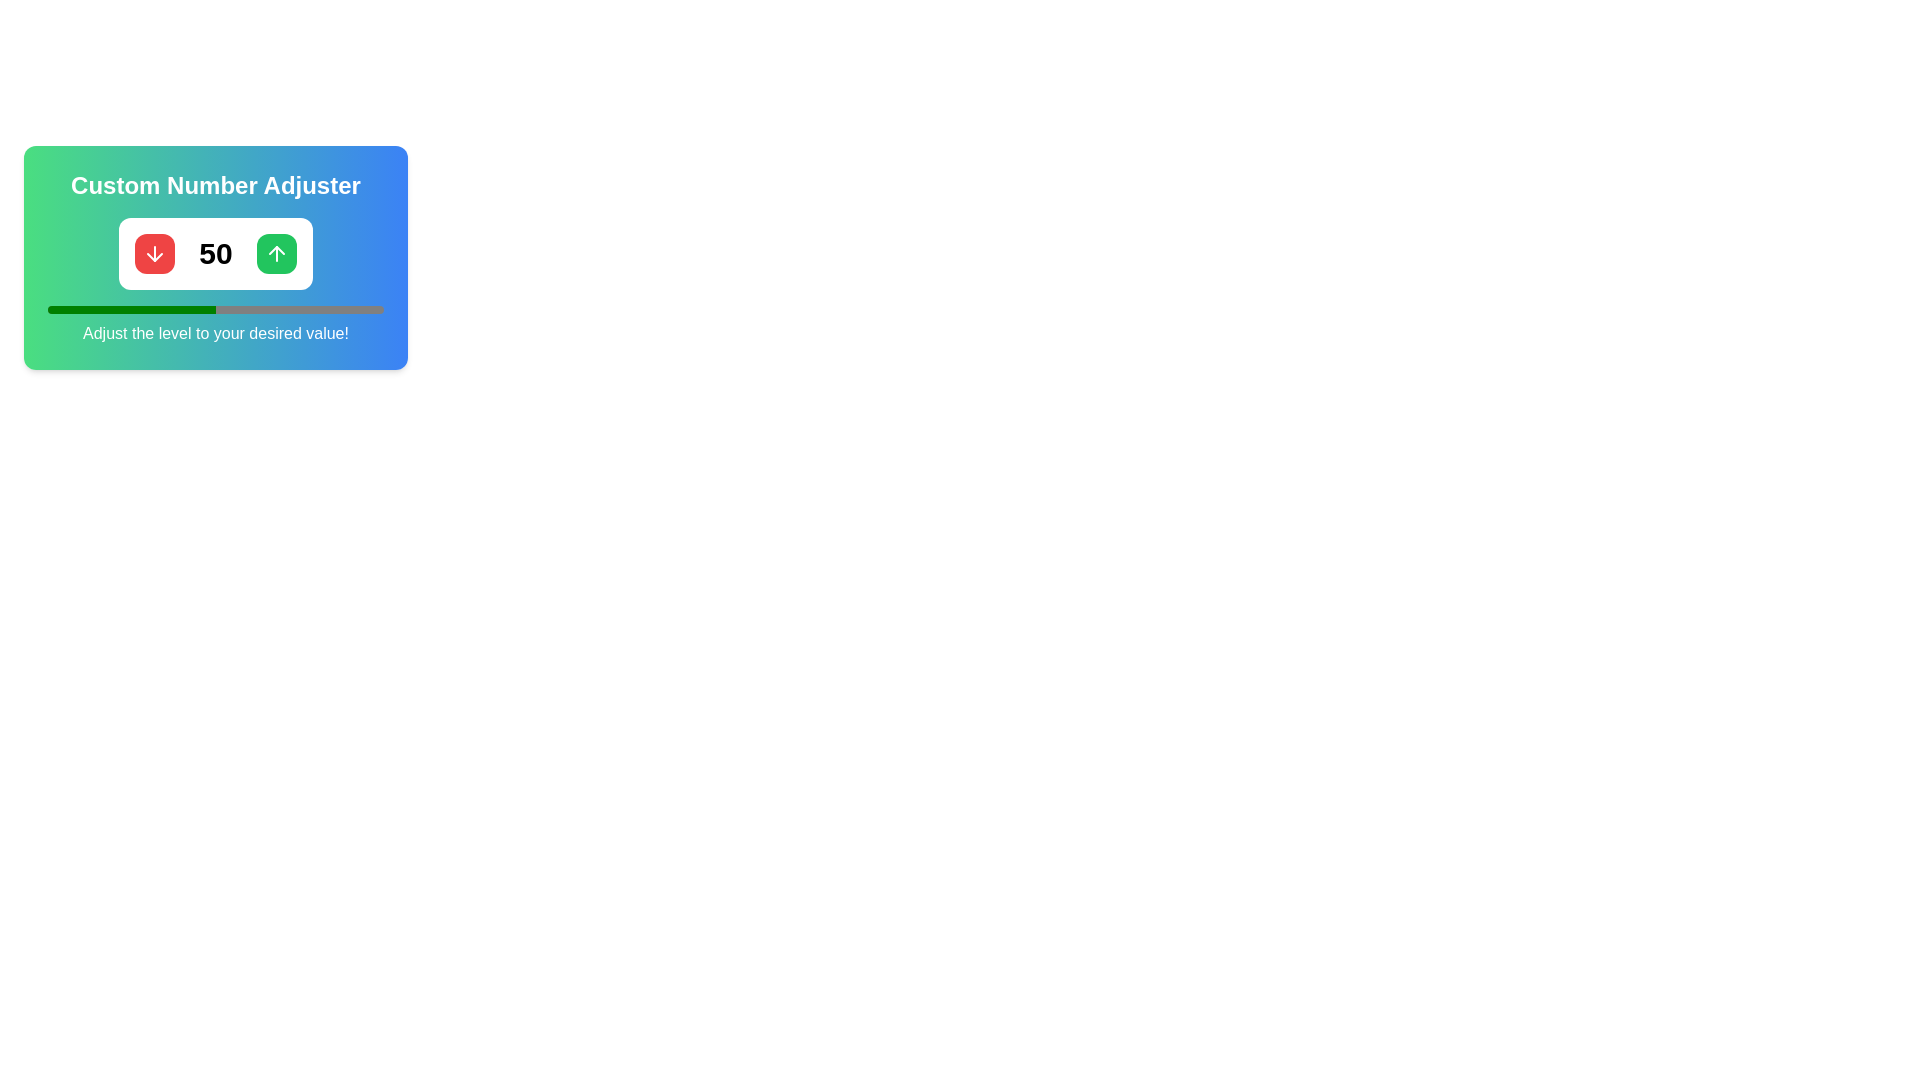 The width and height of the screenshot is (1920, 1080). I want to click on the increment button with an upward arrow icon located to the right of the number display '50' in the 'Custom Number Adjuster' interface, so click(275, 253).